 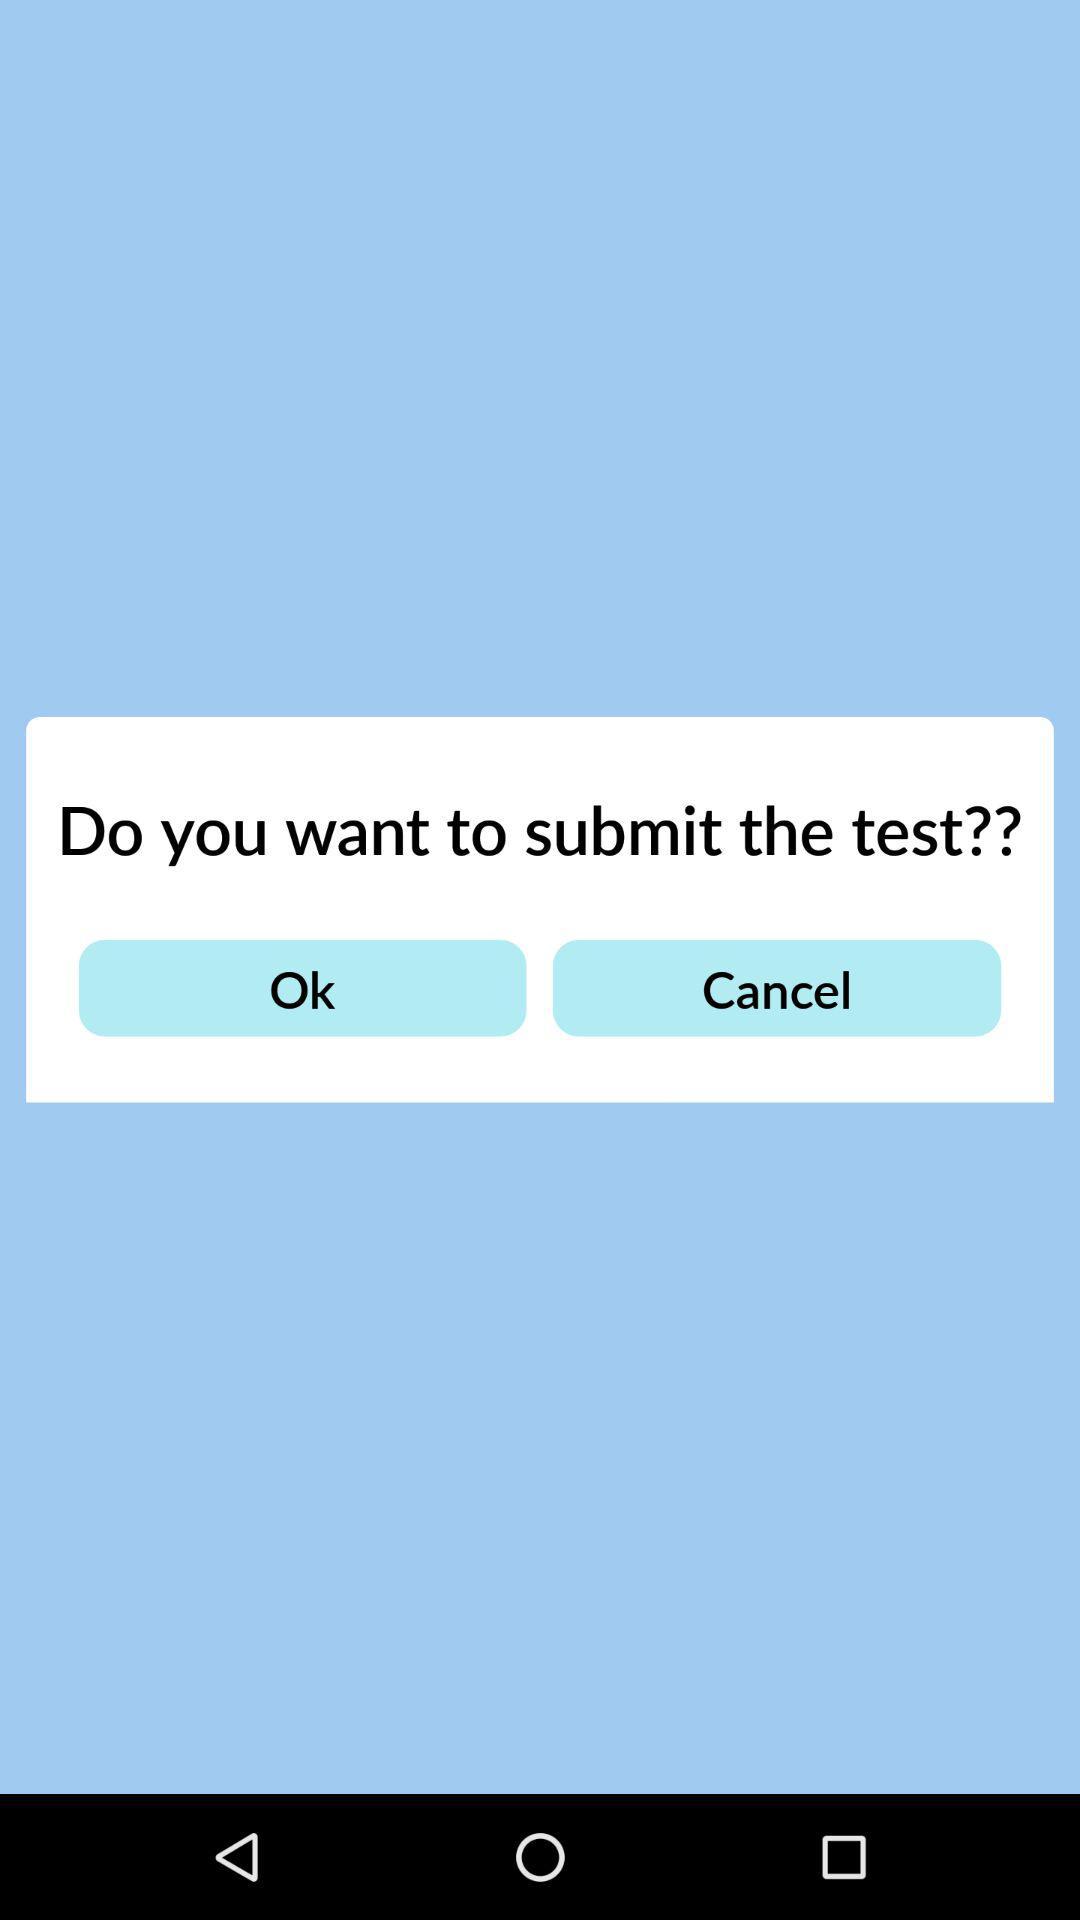 What do you see at coordinates (775, 988) in the screenshot?
I see `item on the right` at bounding box center [775, 988].